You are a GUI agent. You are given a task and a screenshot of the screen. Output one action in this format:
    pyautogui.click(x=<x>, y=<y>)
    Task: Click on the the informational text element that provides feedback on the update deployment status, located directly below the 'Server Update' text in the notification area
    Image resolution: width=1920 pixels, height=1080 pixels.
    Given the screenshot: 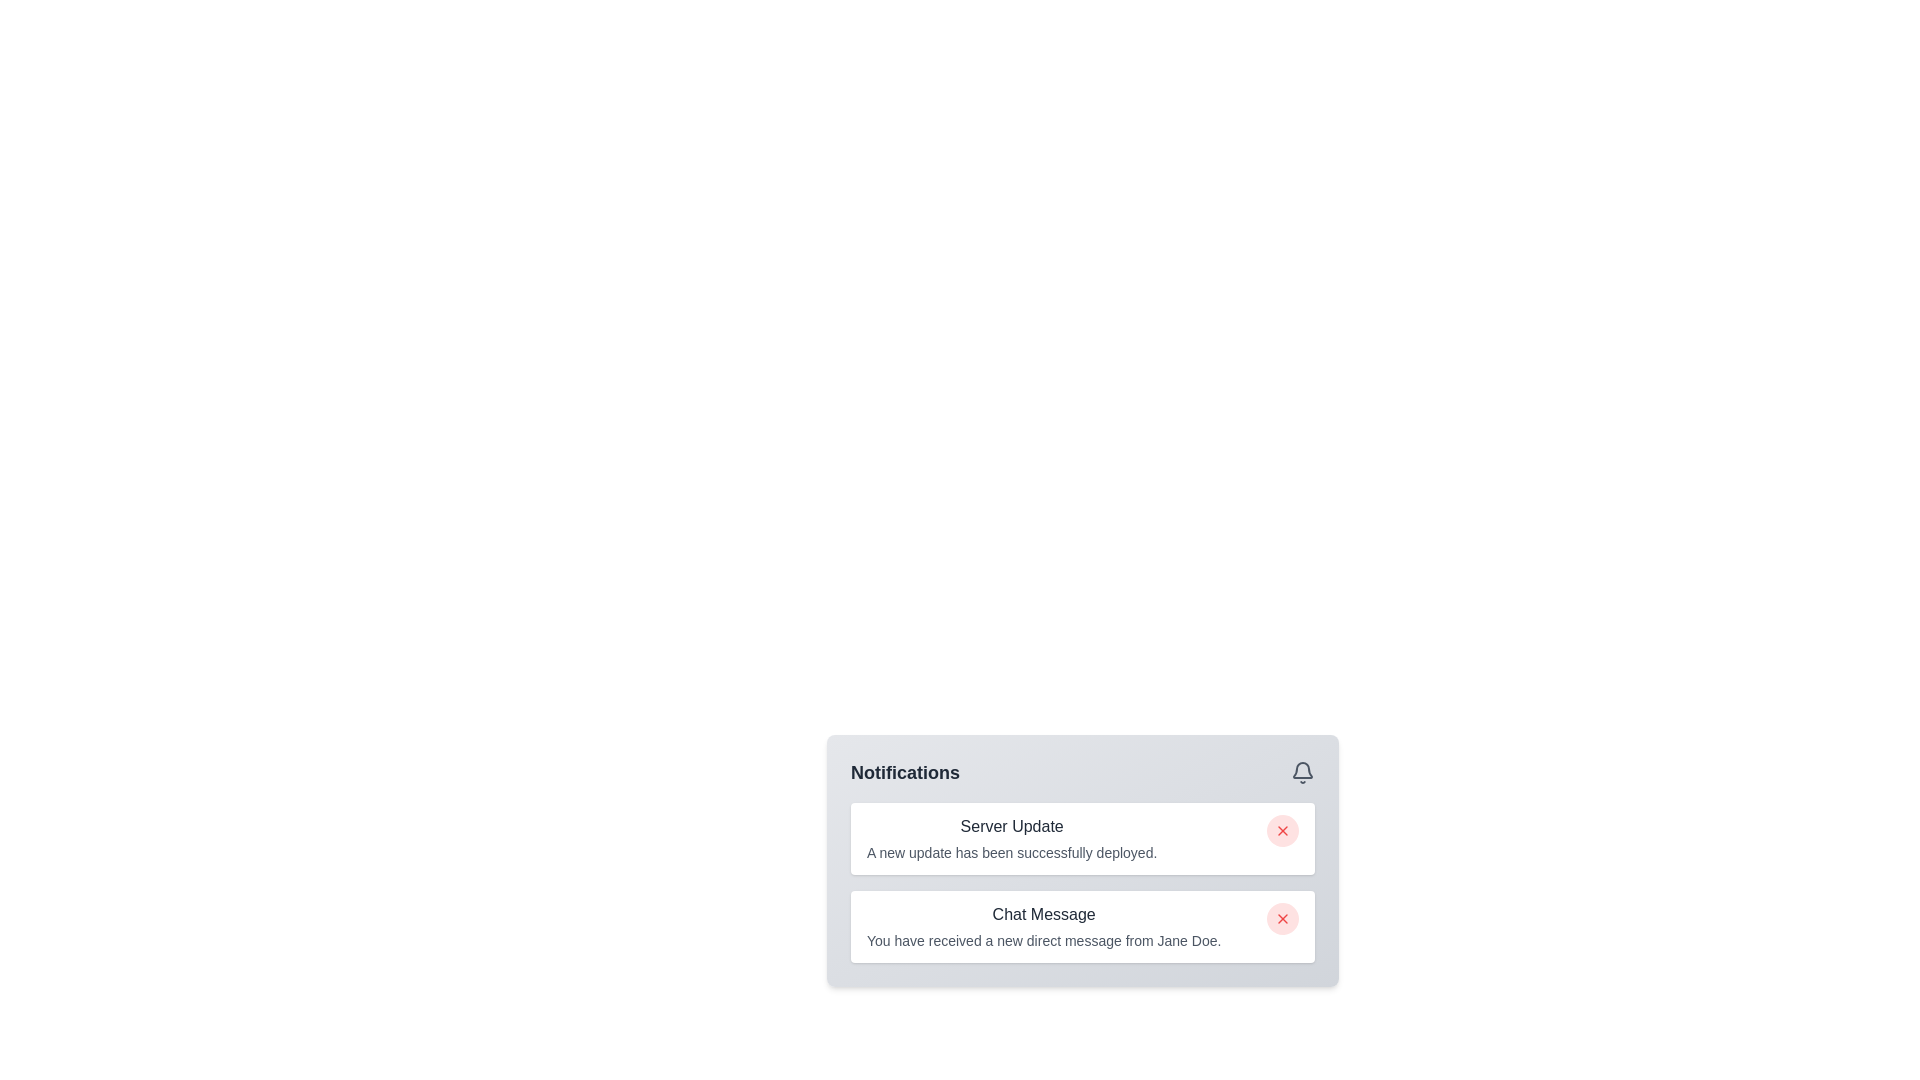 What is the action you would take?
    pyautogui.click(x=1012, y=852)
    